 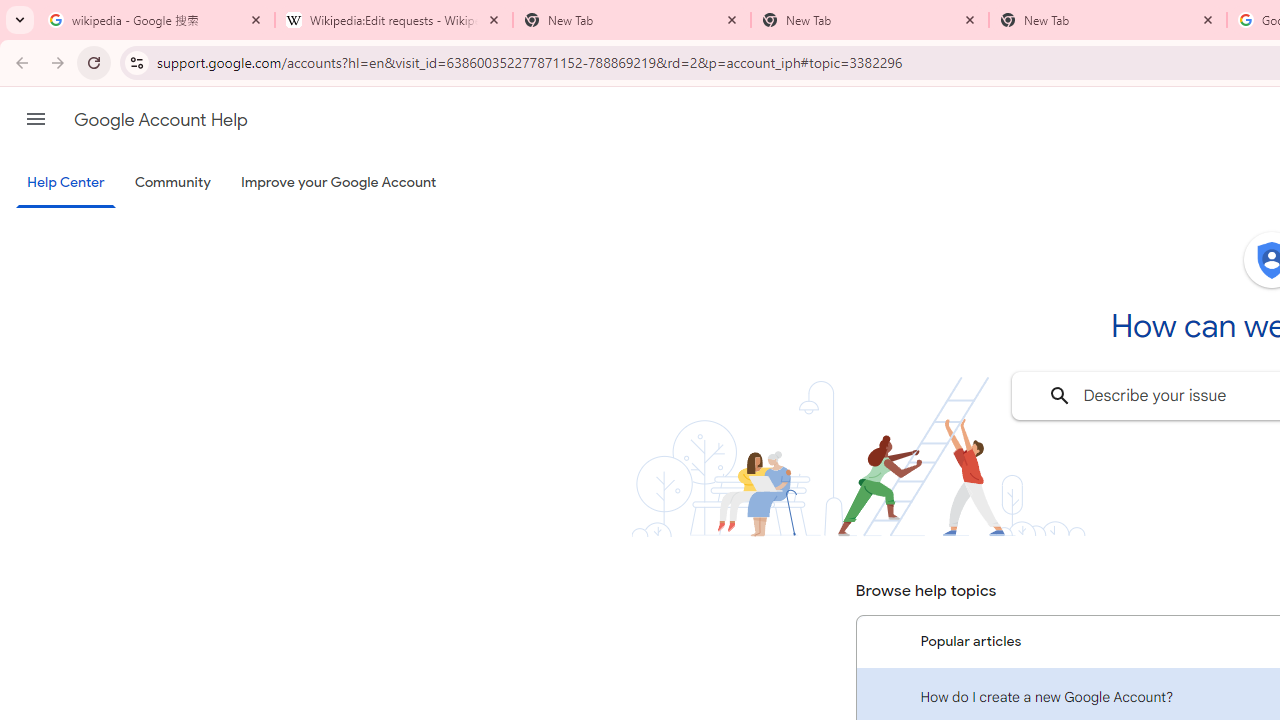 I want to click on 'Wikipedia:Edit requests - Wikipedia', so click(x=394, y=20).